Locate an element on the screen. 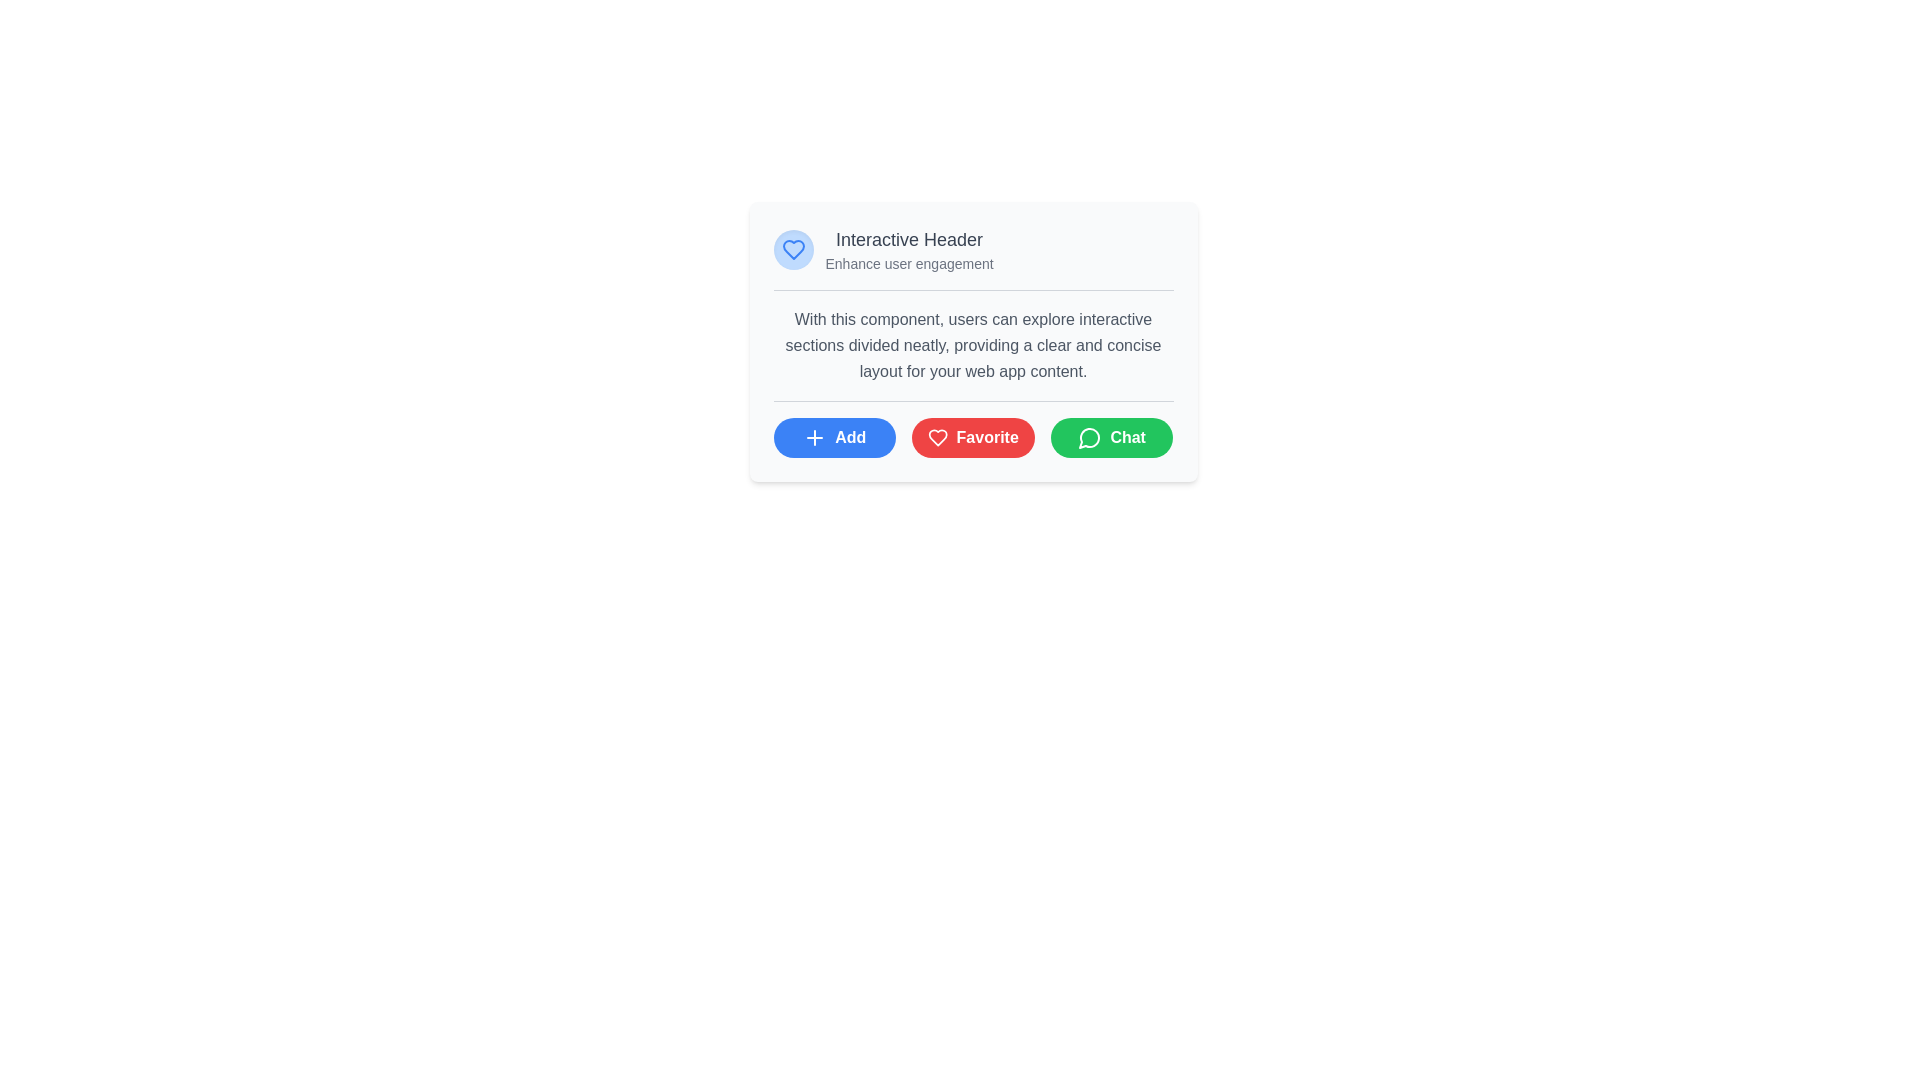 This screenshot has width=1920, height=1080. the third button in the grid that initiates a chat or opens a messaging interface for interactivity effects is located at coordinates (1111, 437).